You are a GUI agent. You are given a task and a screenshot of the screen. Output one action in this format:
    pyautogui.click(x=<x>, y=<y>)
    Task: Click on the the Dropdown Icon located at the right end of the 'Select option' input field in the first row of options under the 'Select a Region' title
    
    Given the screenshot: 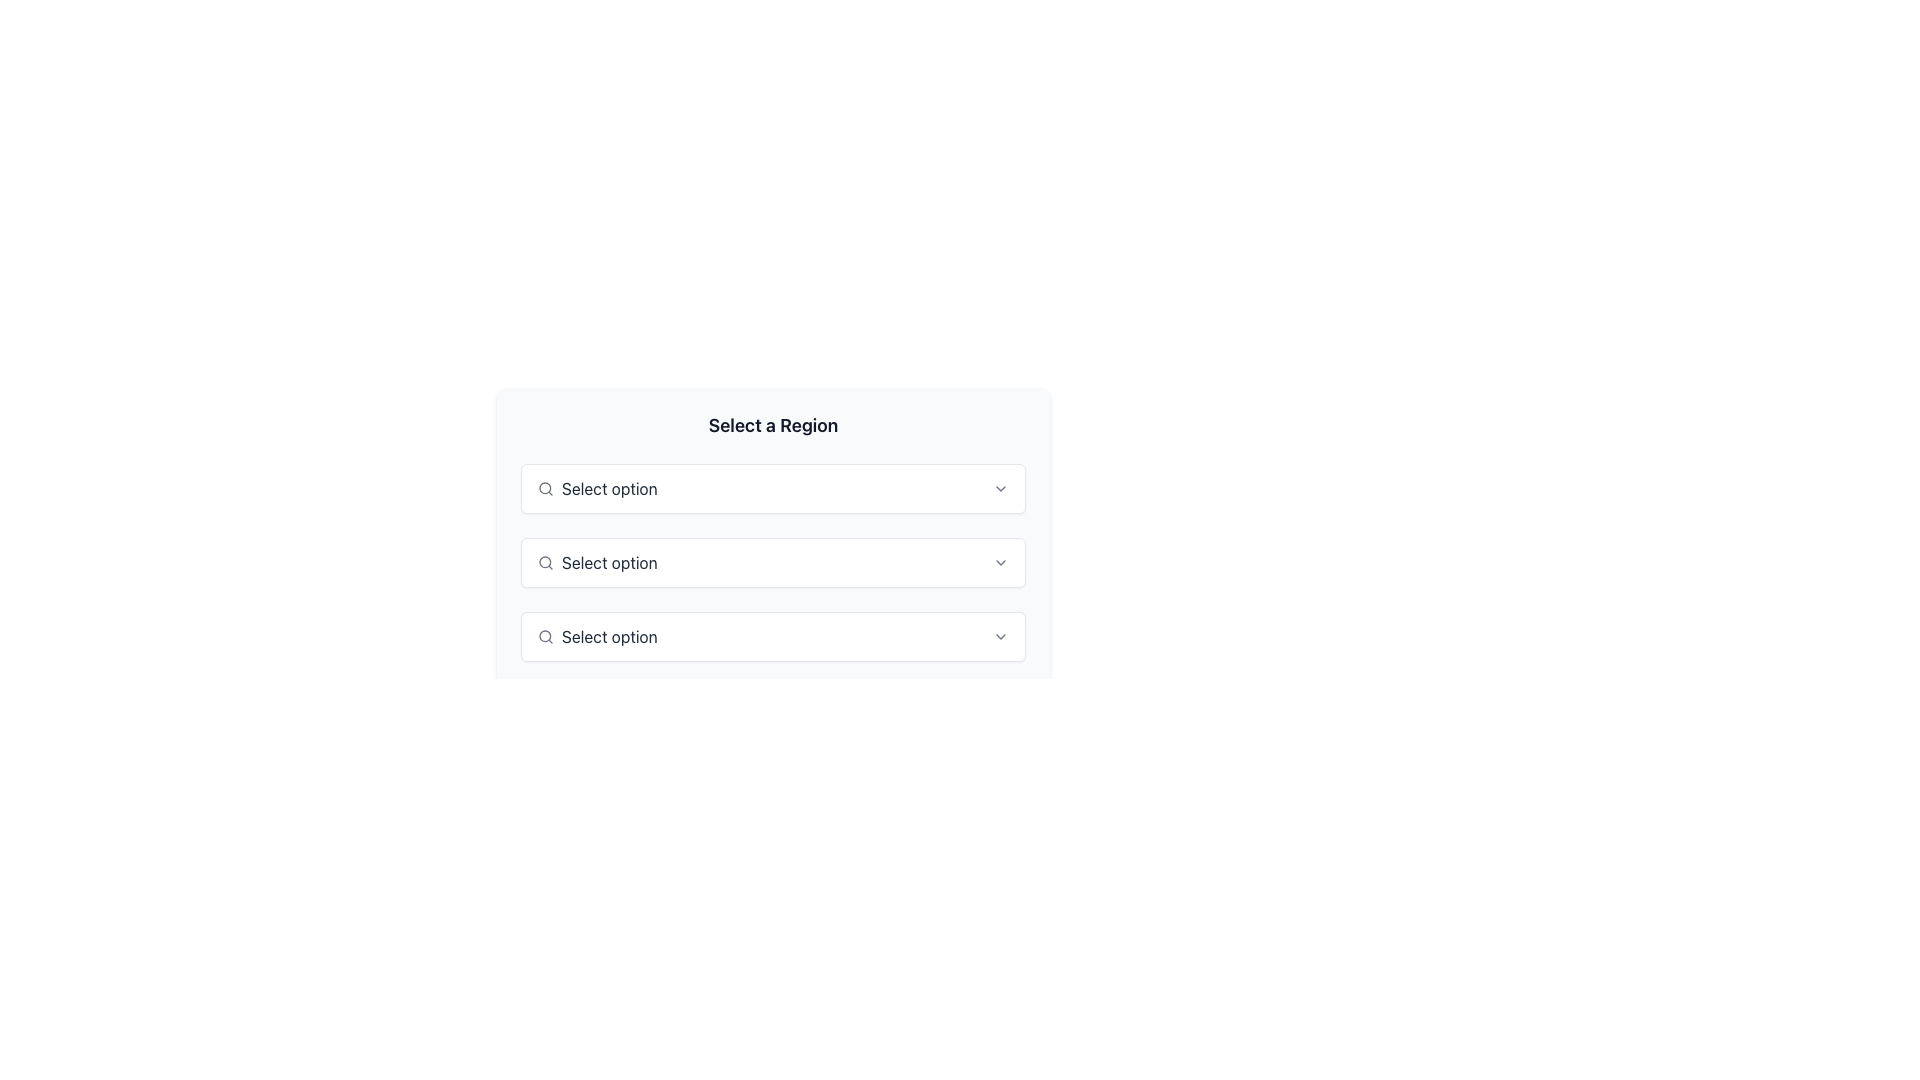 What is the action you would take?
    pyautogui.click(x=1001, y=489)
    